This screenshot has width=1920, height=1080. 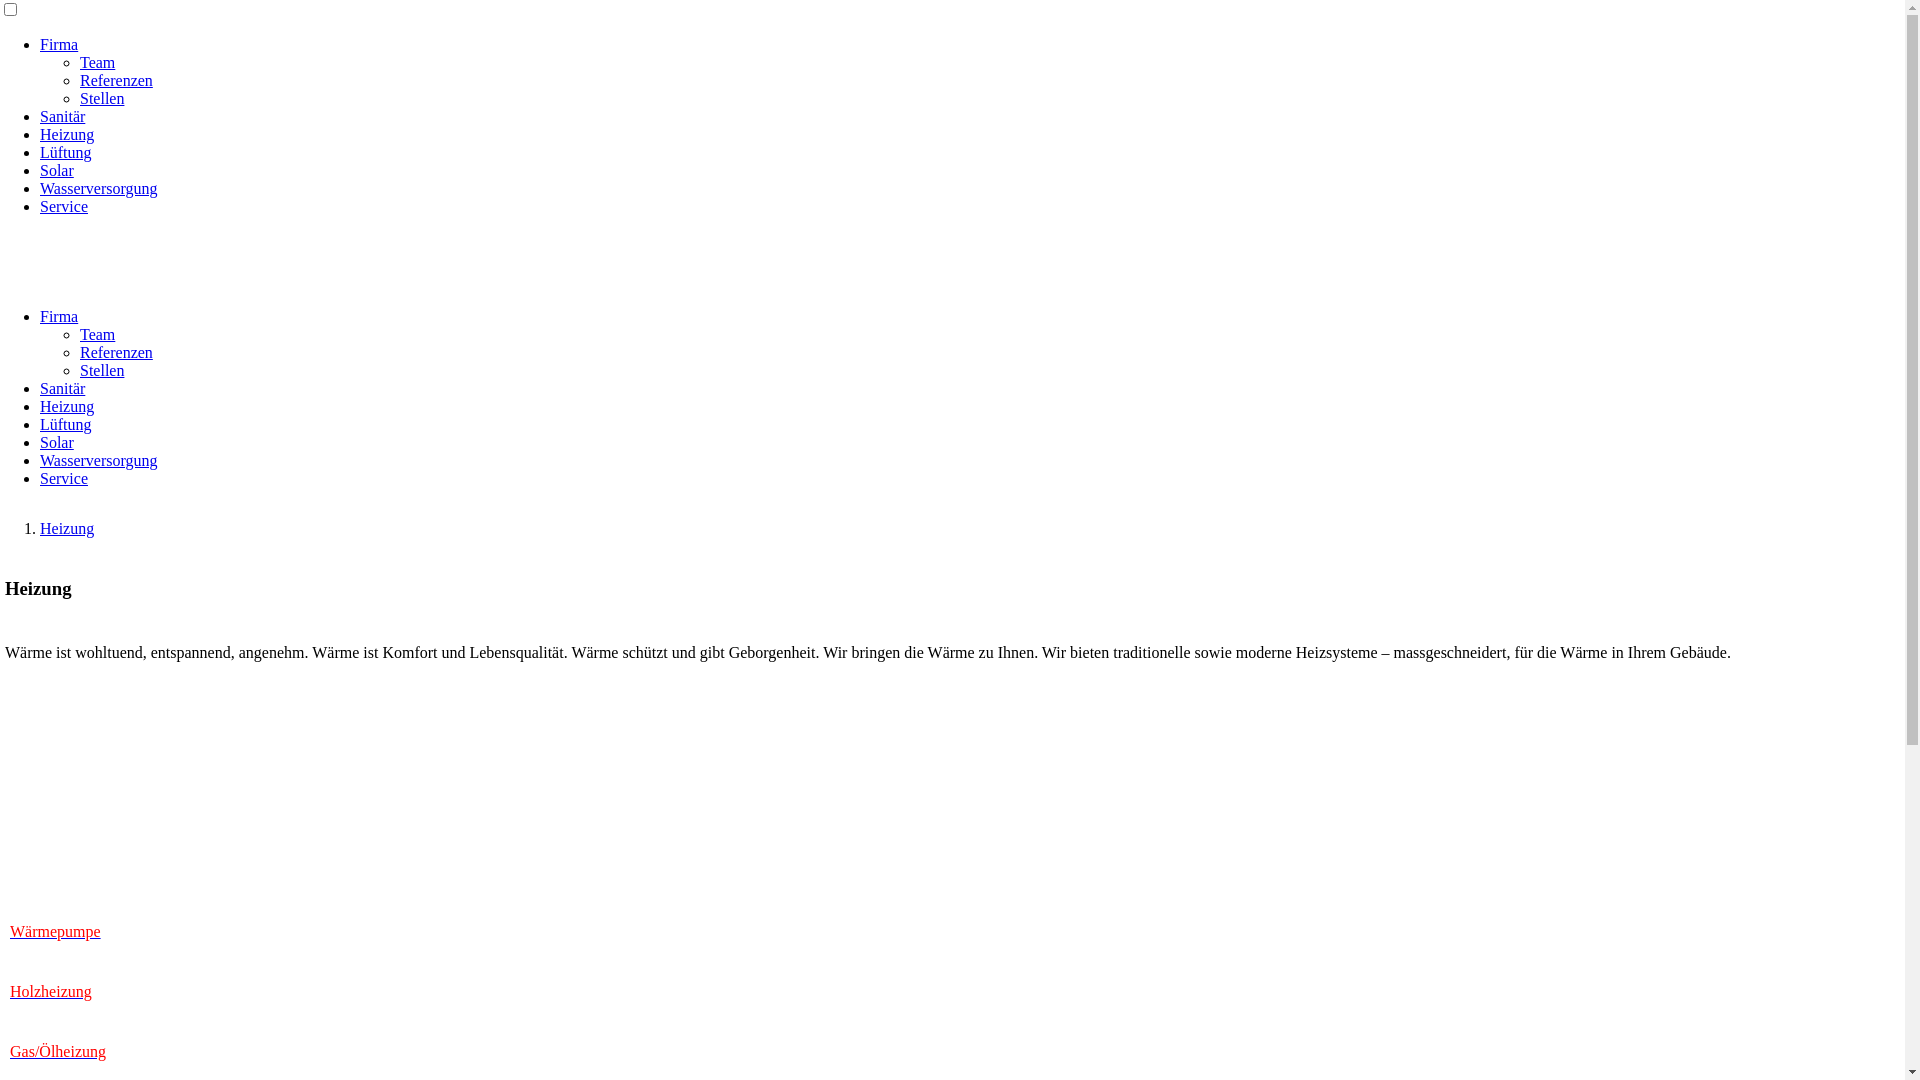 What do you see at coordinates (63, 206) in the screenshot?
I see `'Service'` at bounding box center [63, 206].